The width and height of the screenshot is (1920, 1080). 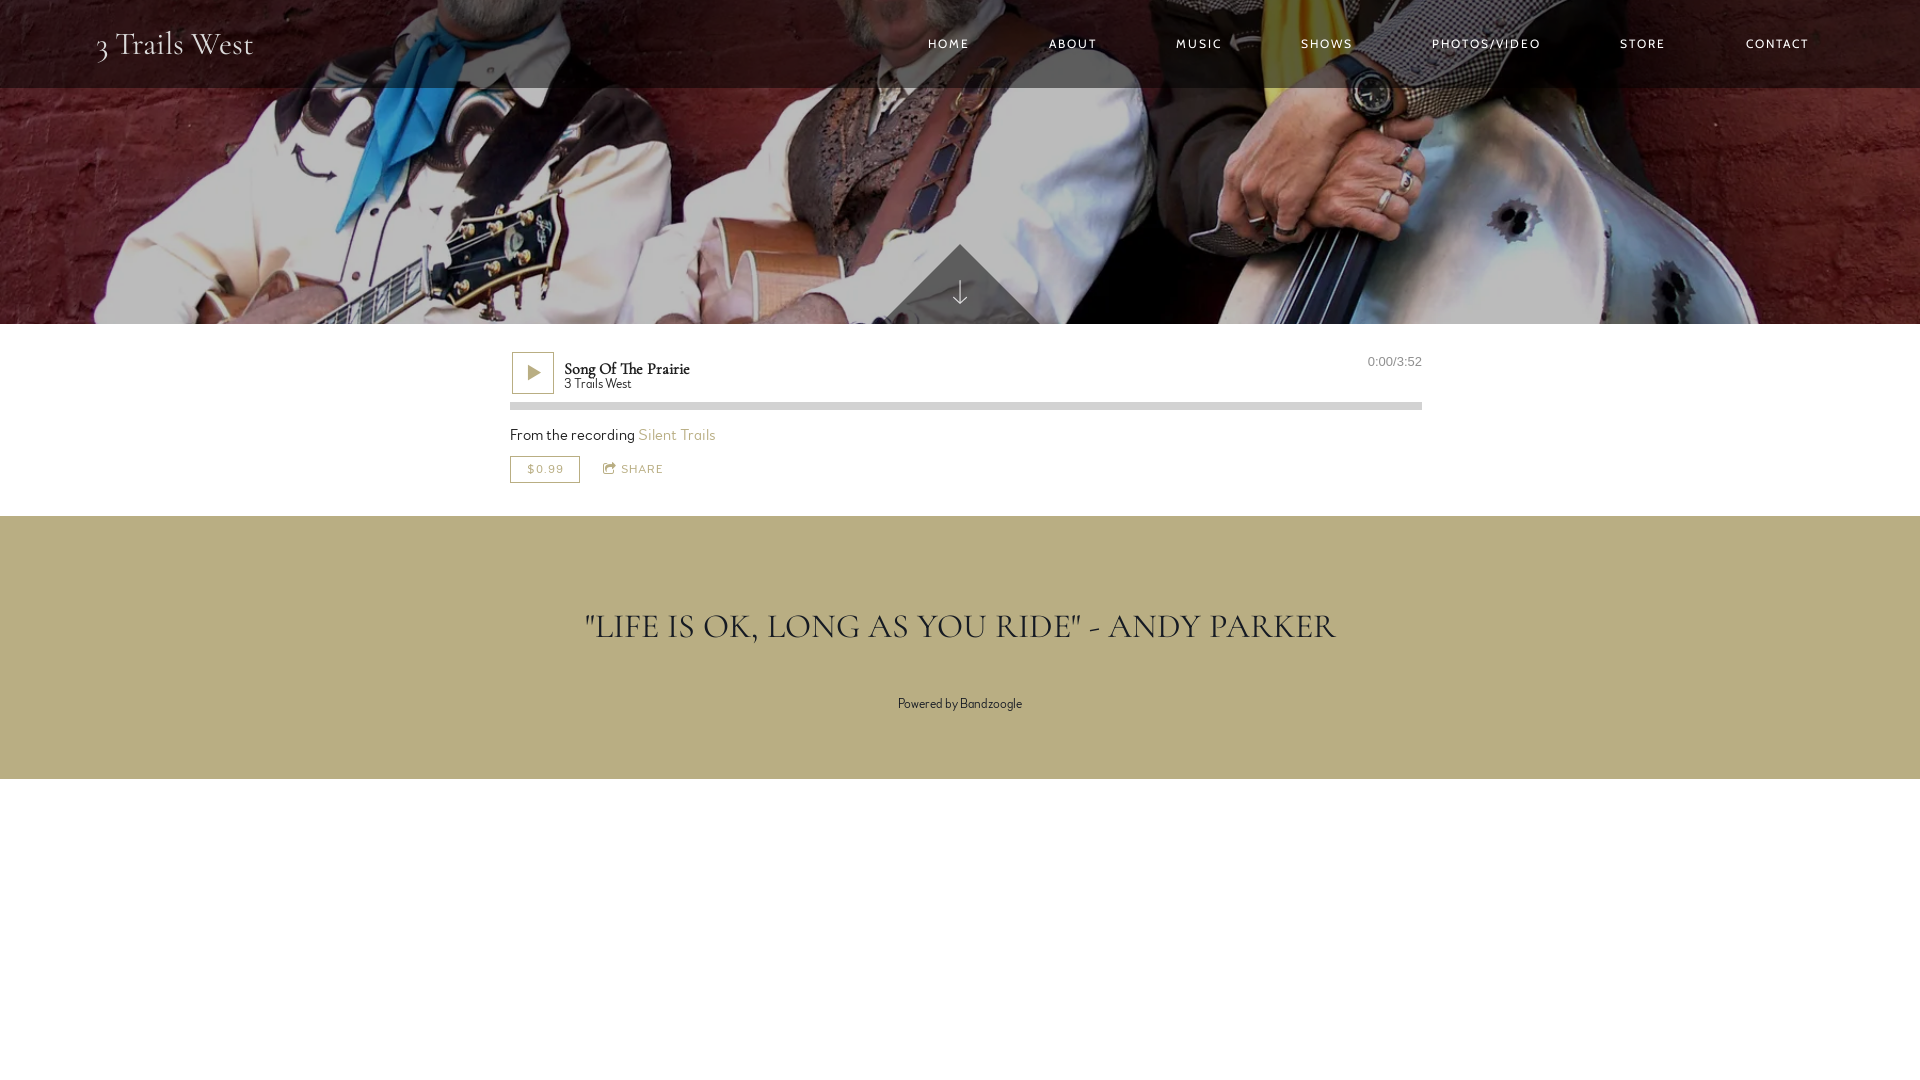 What do you see at coordinates (632, 469) in the screenshot?
I see `'SHARE'` at bounding box center [632, 469].